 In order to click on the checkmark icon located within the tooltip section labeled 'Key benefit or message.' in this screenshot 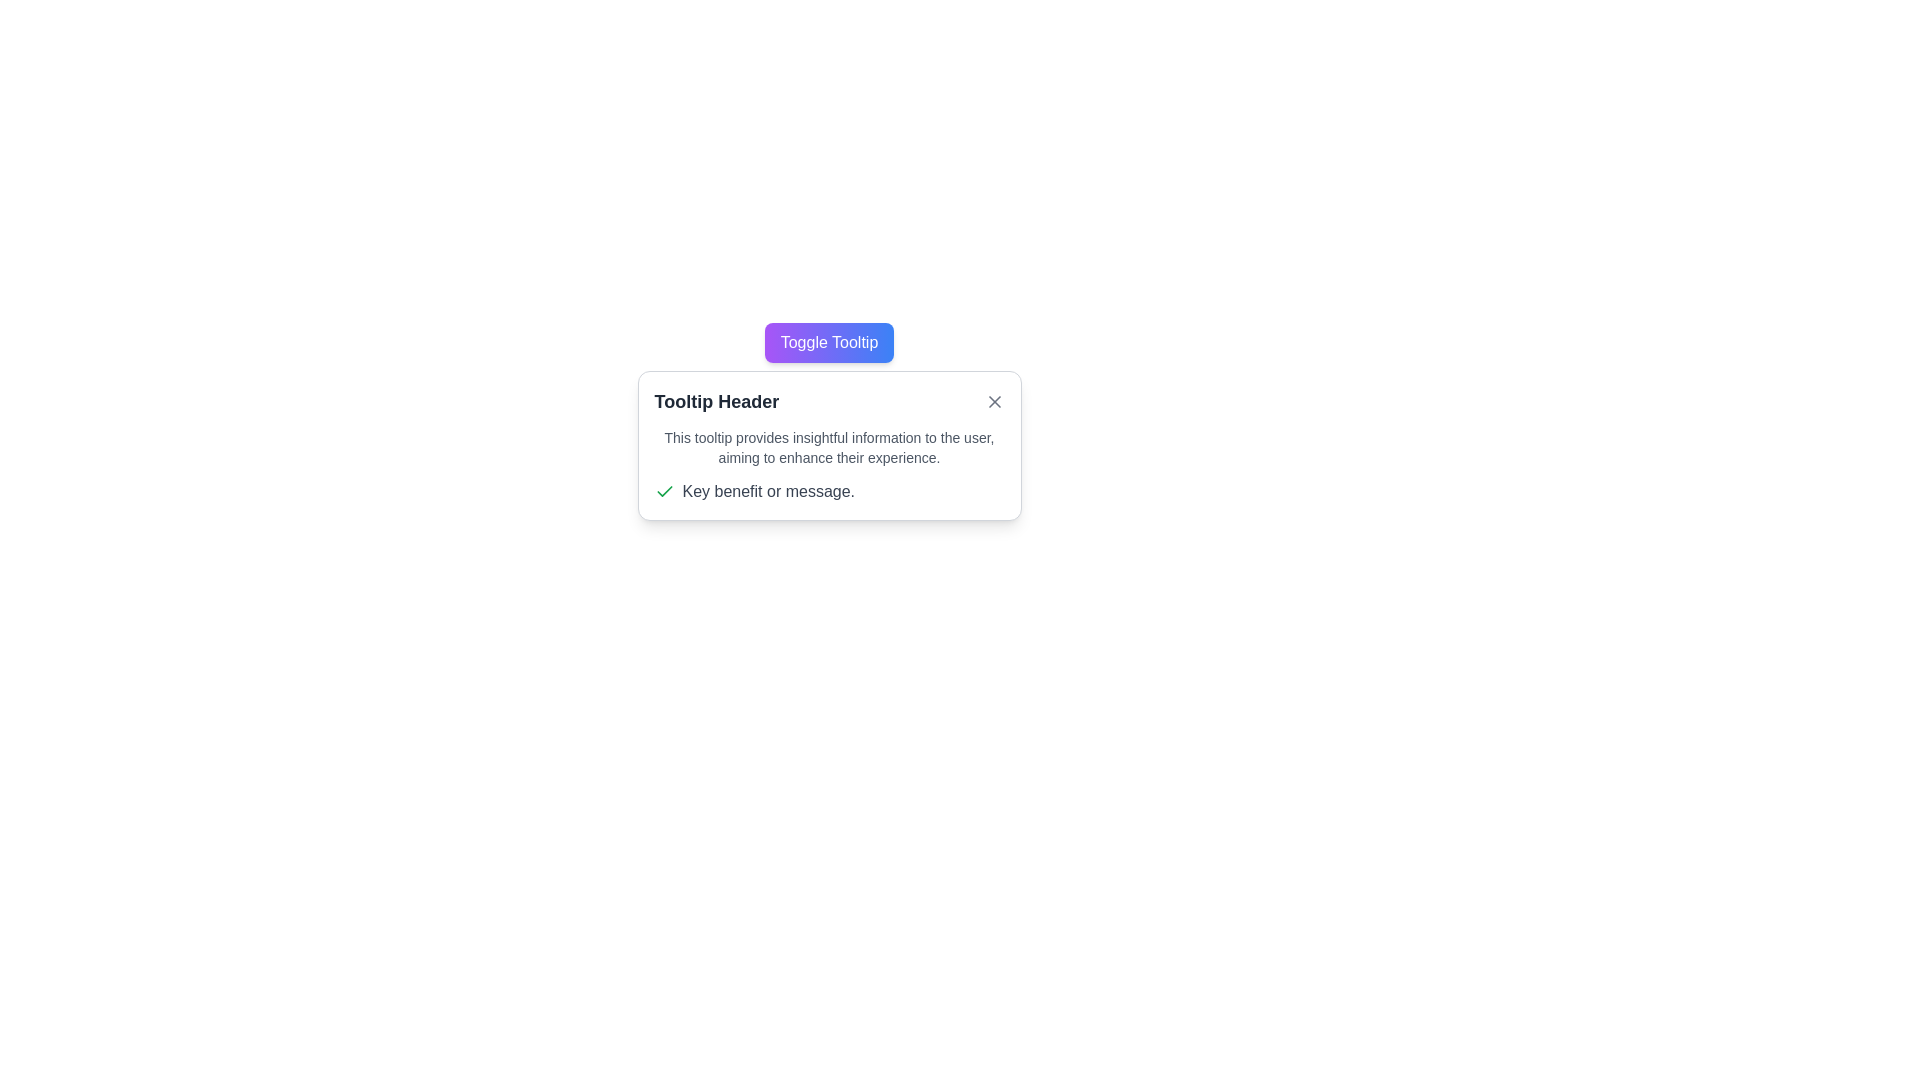, I will do `click(664, 491)`.